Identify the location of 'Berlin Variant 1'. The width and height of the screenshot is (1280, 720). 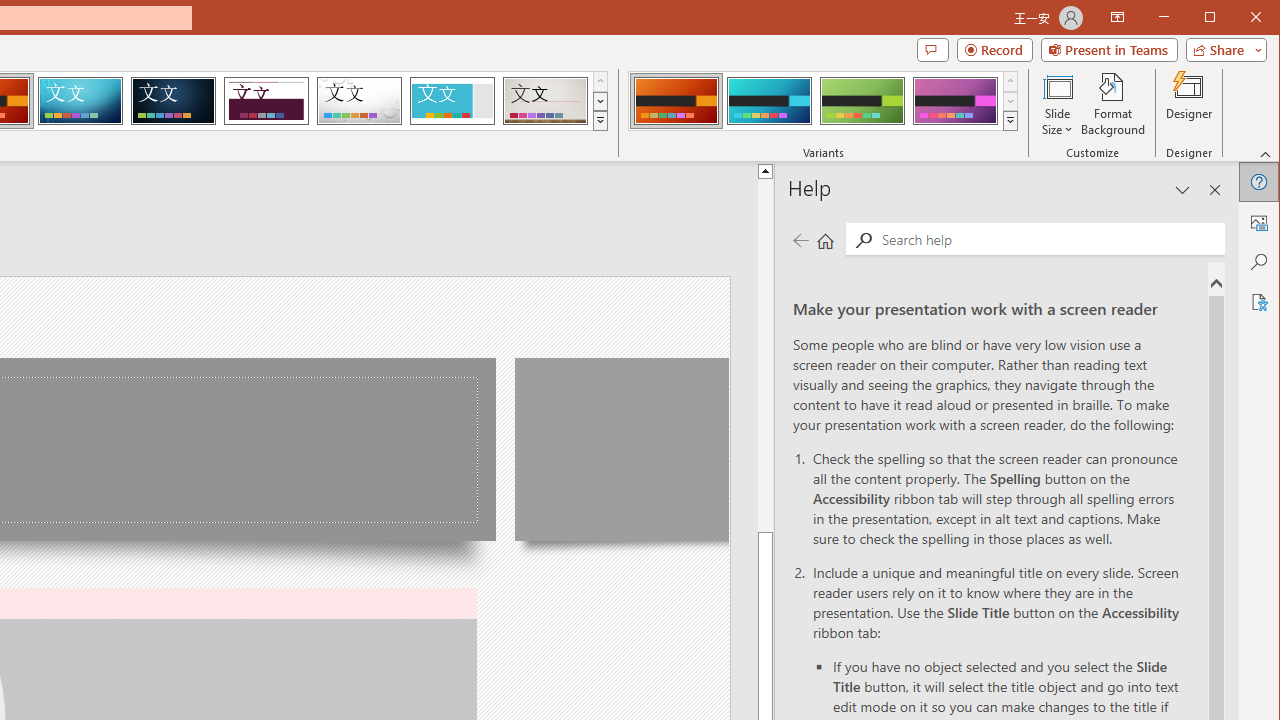
(676, 100).